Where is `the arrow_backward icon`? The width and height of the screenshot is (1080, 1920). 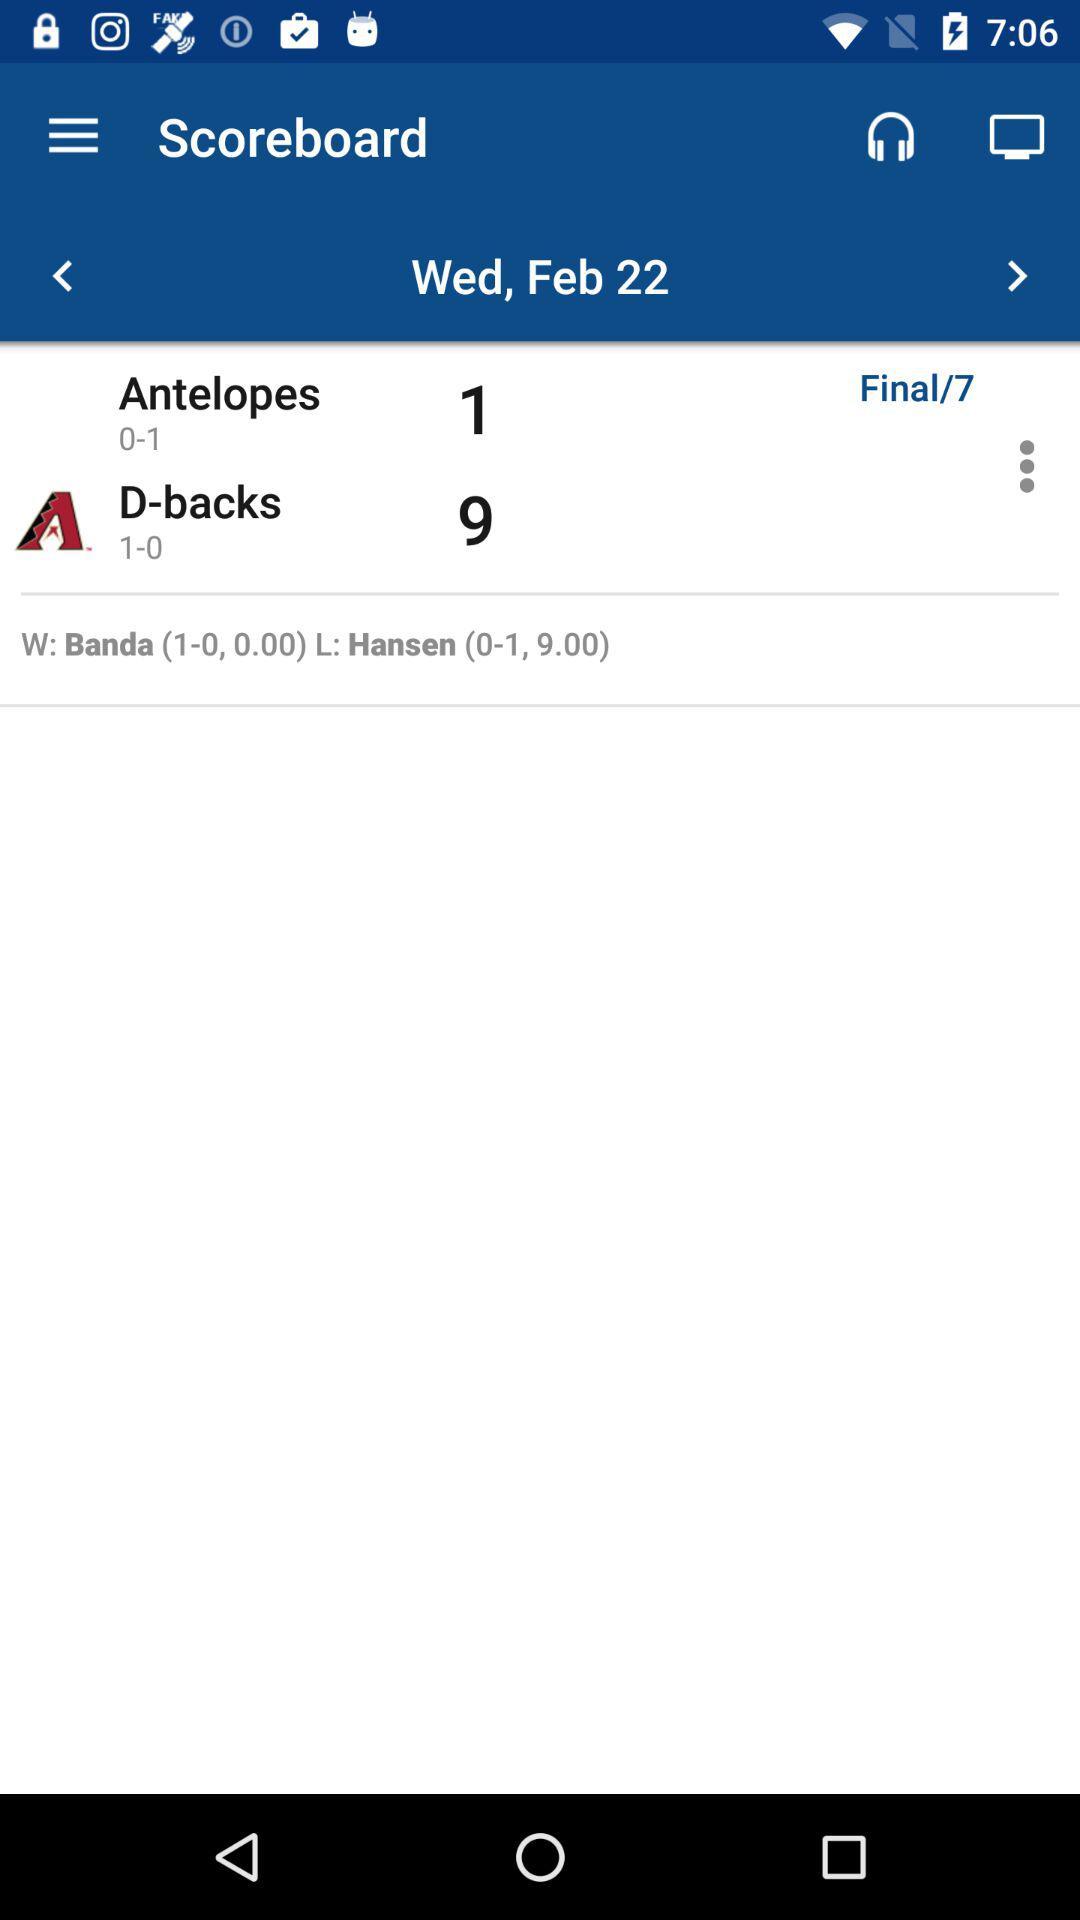
the arrow_backward icon is located at coordinates (61, 274).